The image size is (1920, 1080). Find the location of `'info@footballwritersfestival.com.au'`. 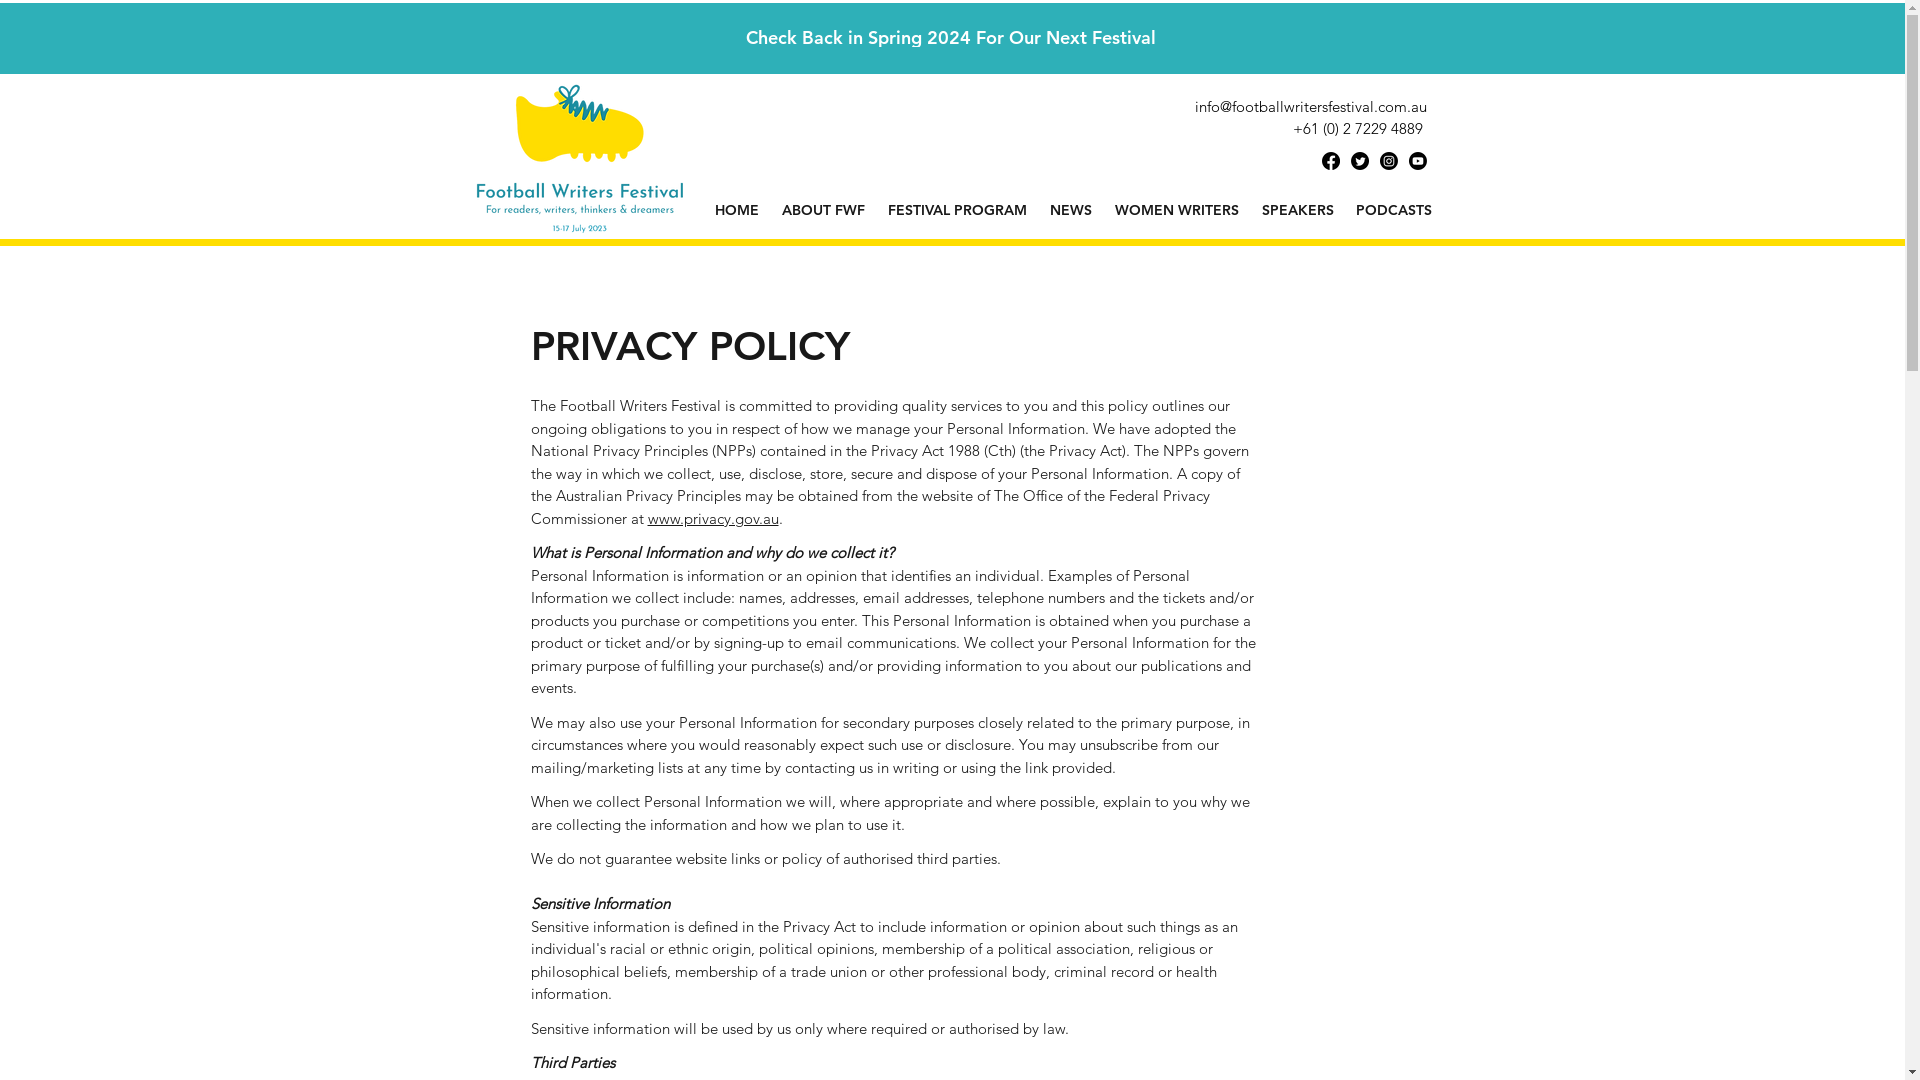

'info@footballwritersfestival.com.au' is located at coordinates (1194, 106).